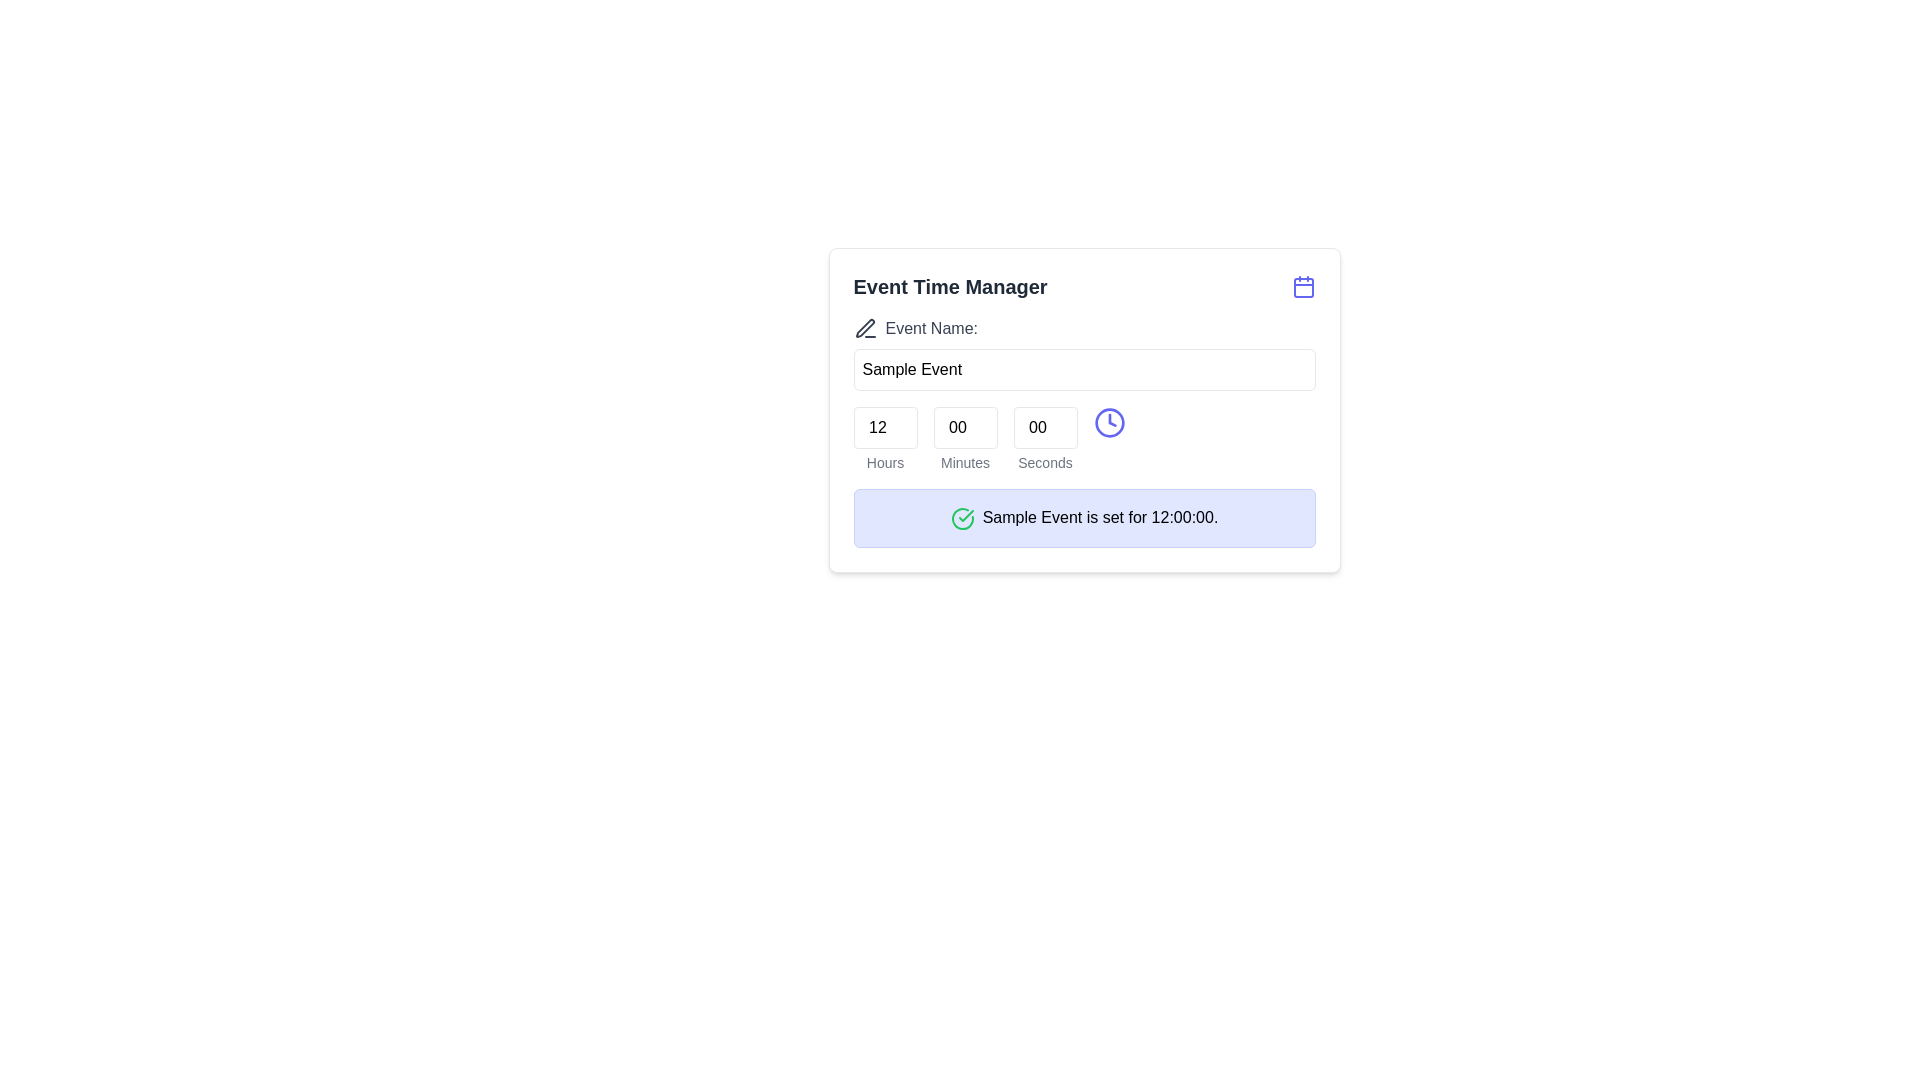 This screenshot has height=1080, width=1920. Describe the element at coordinates (962, 517) in the screenshot. I see `the appearance of the circular icon with a green outline and a checkmark inside it, located in the notification message section` at that location.